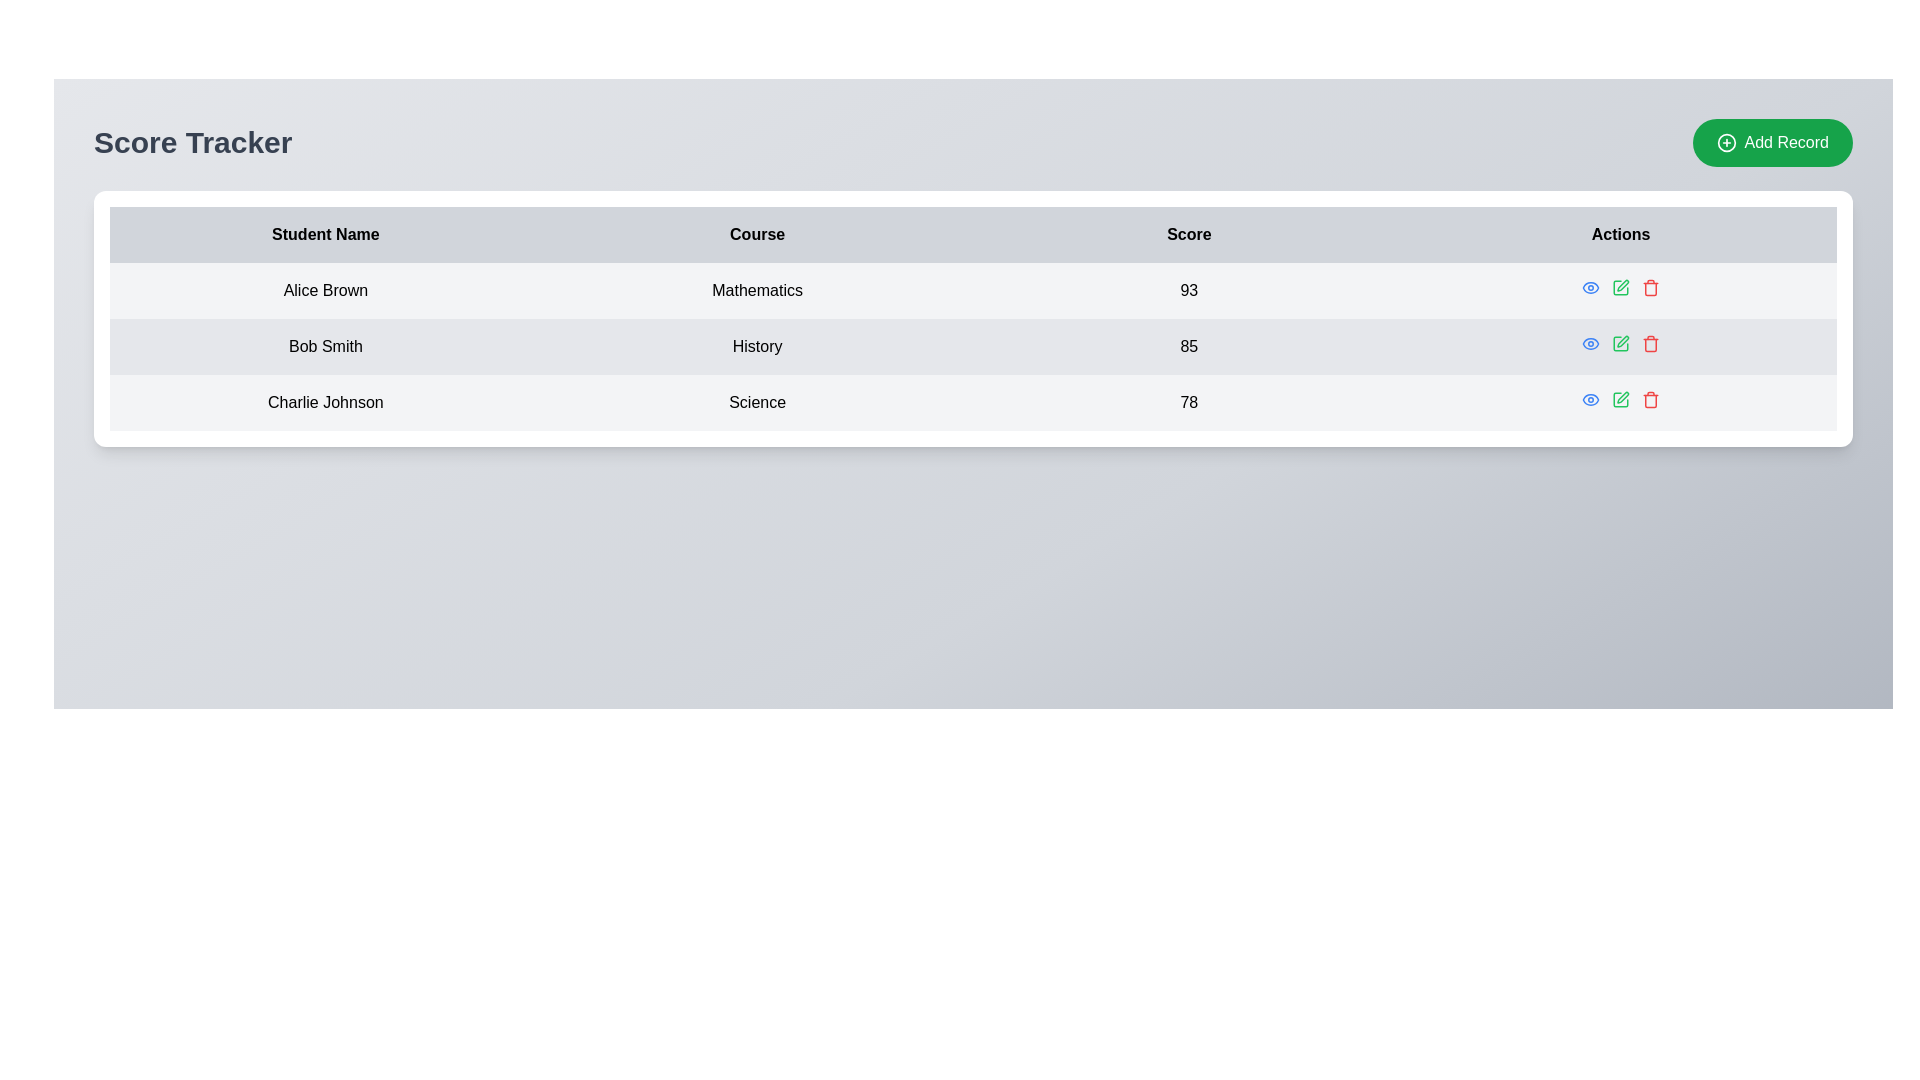 The image size is (1920, 1080). What do you see at coordinates (756, 234) in the screenshot?
I see `text of the Table Header Cell that serves as the label for the column containing course names, positioned between the 'Student Name' and 'Score' cells` at bounding box center [756, 234].